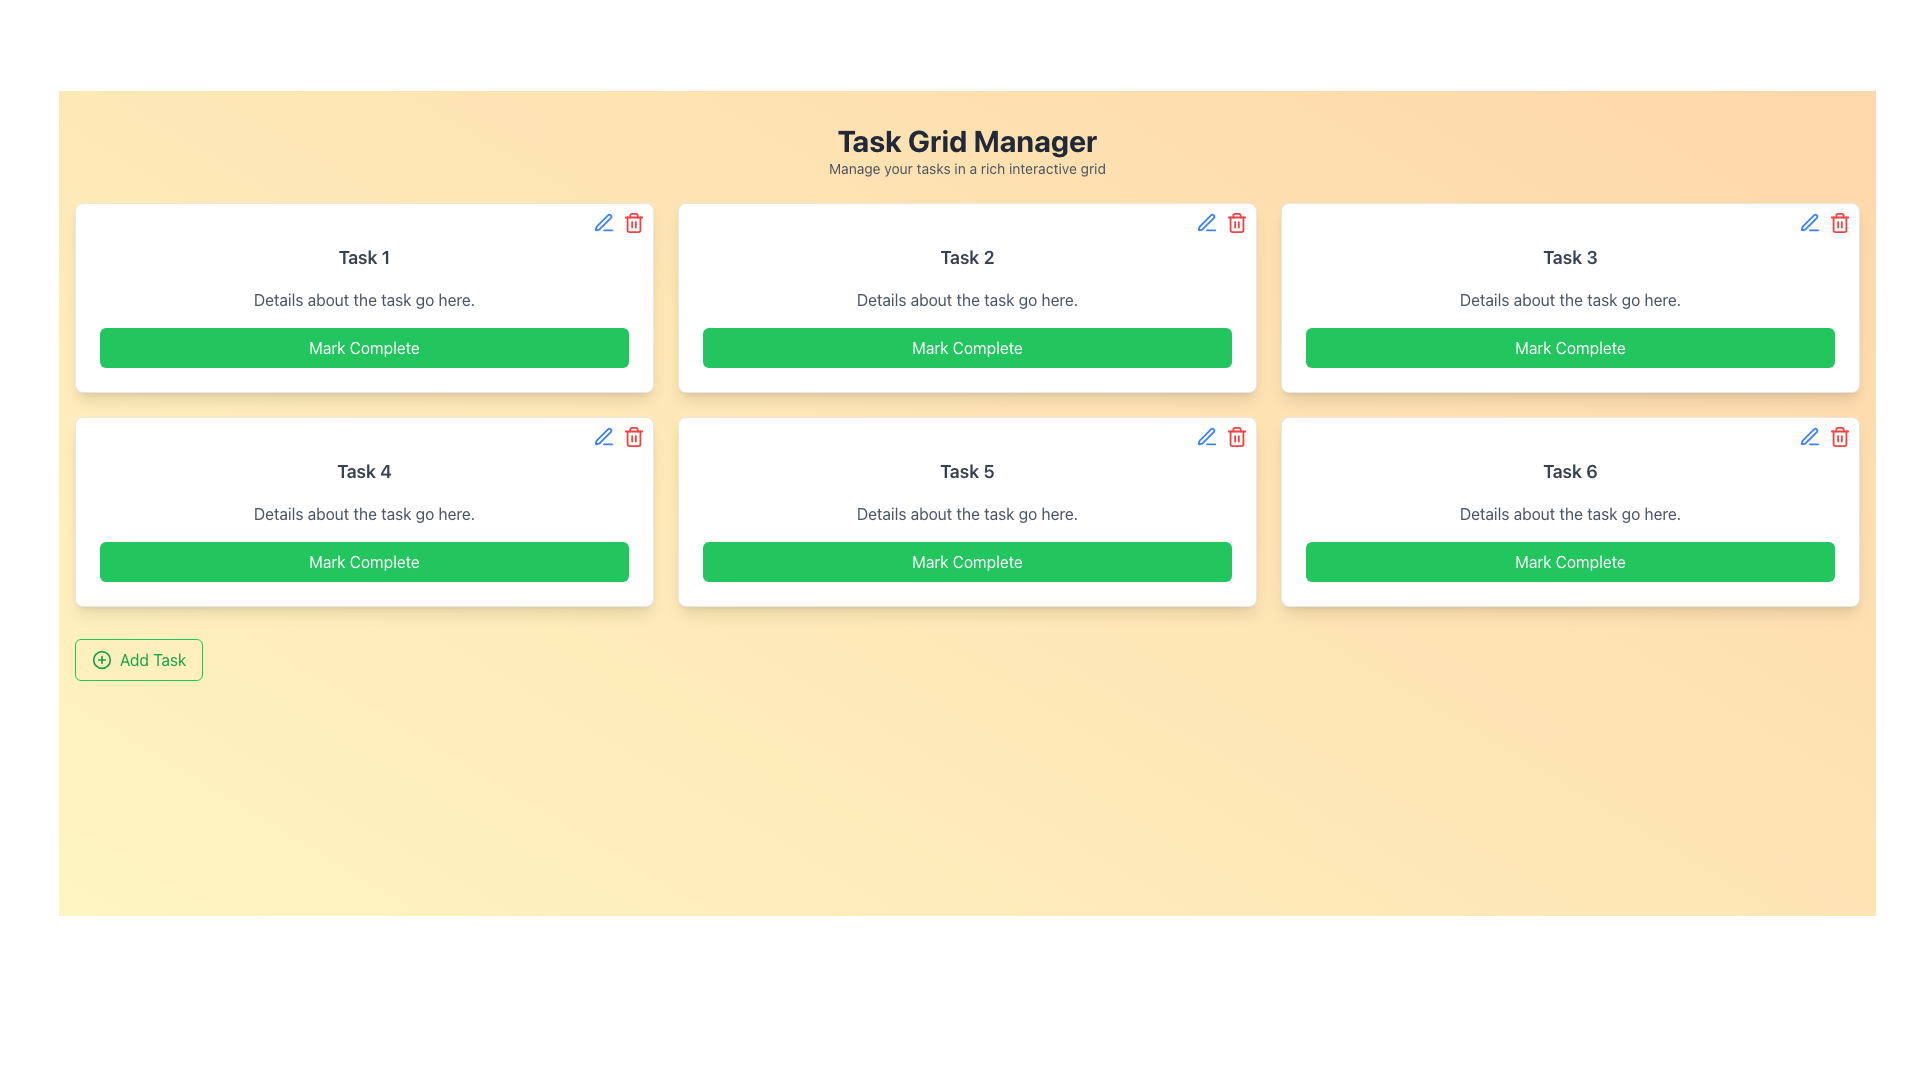 The image size is (1920, 1080). I want to click on the edit button located at the top right corner of the task card, so click(1205, 223).